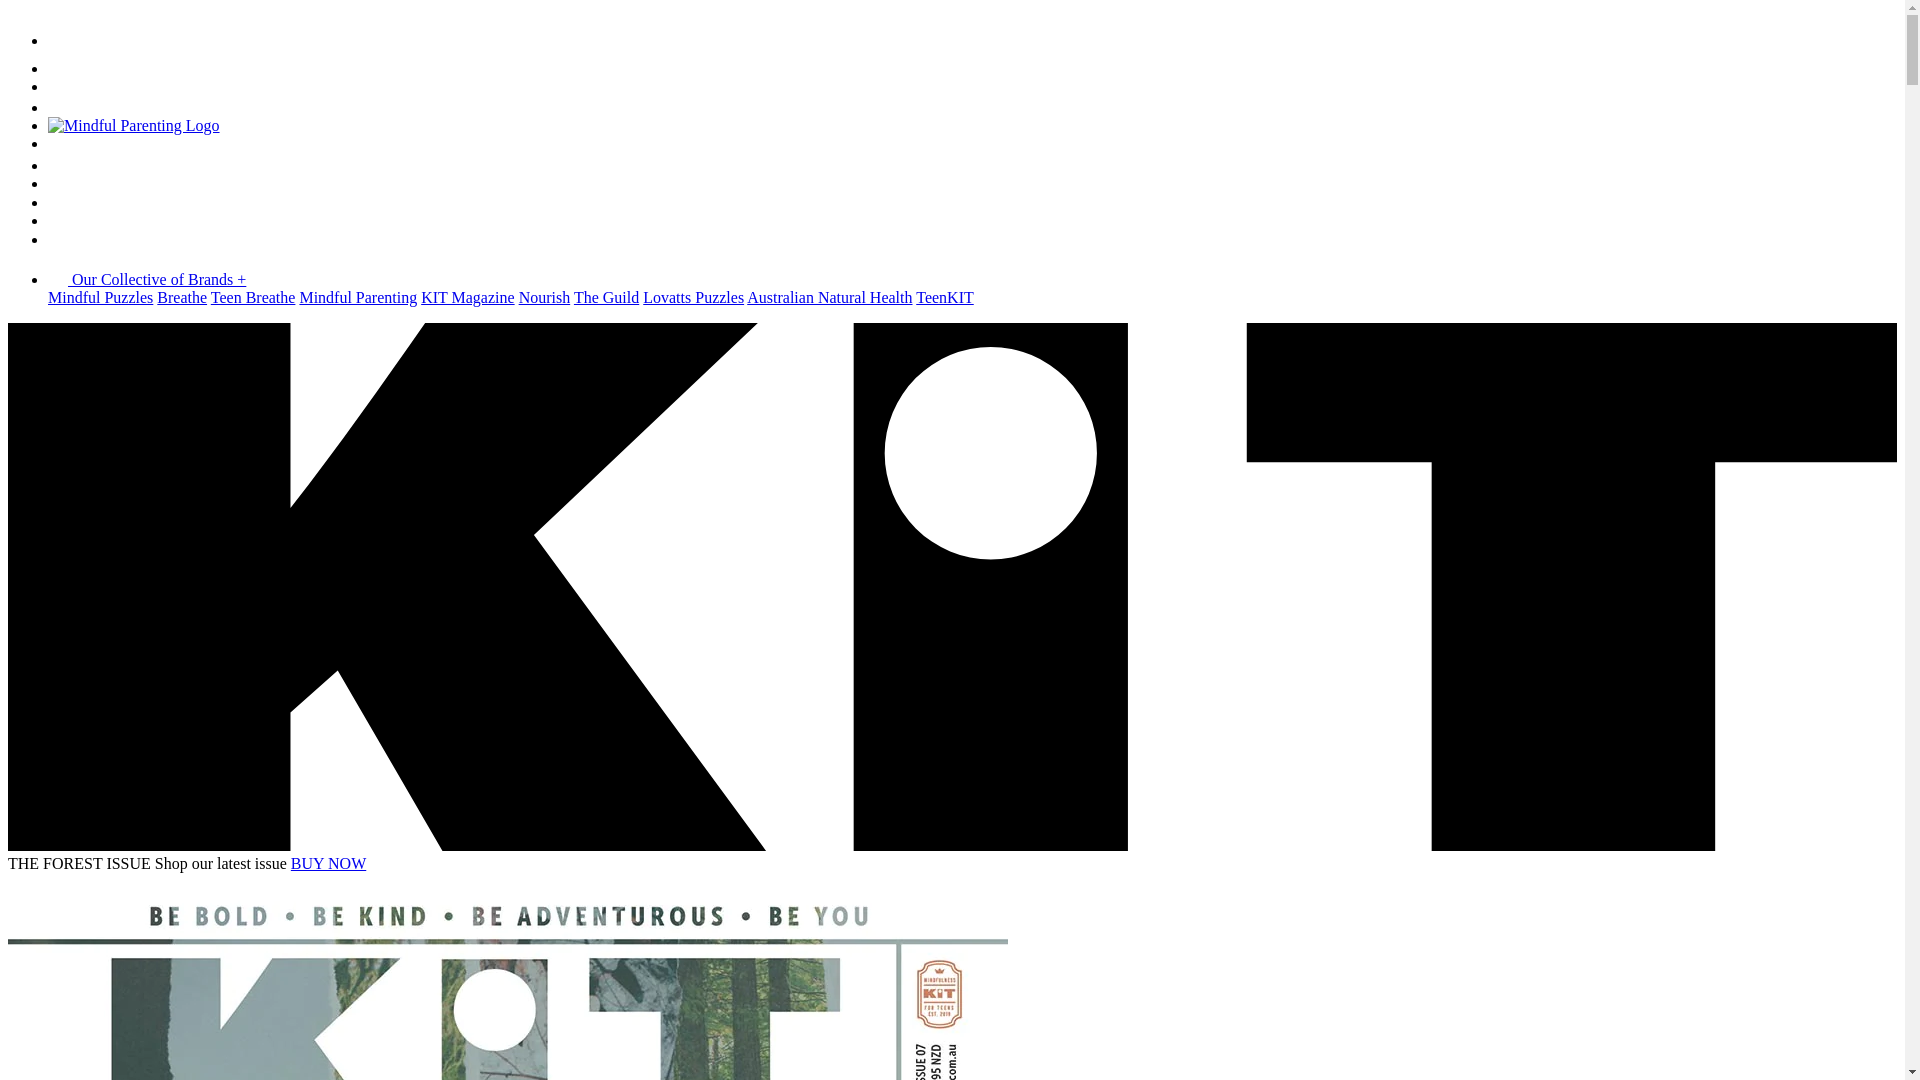  What do you see at coordinates (545, 297) in the screenshot?
I see `'Nourish'` at bounding box center [545, 297].